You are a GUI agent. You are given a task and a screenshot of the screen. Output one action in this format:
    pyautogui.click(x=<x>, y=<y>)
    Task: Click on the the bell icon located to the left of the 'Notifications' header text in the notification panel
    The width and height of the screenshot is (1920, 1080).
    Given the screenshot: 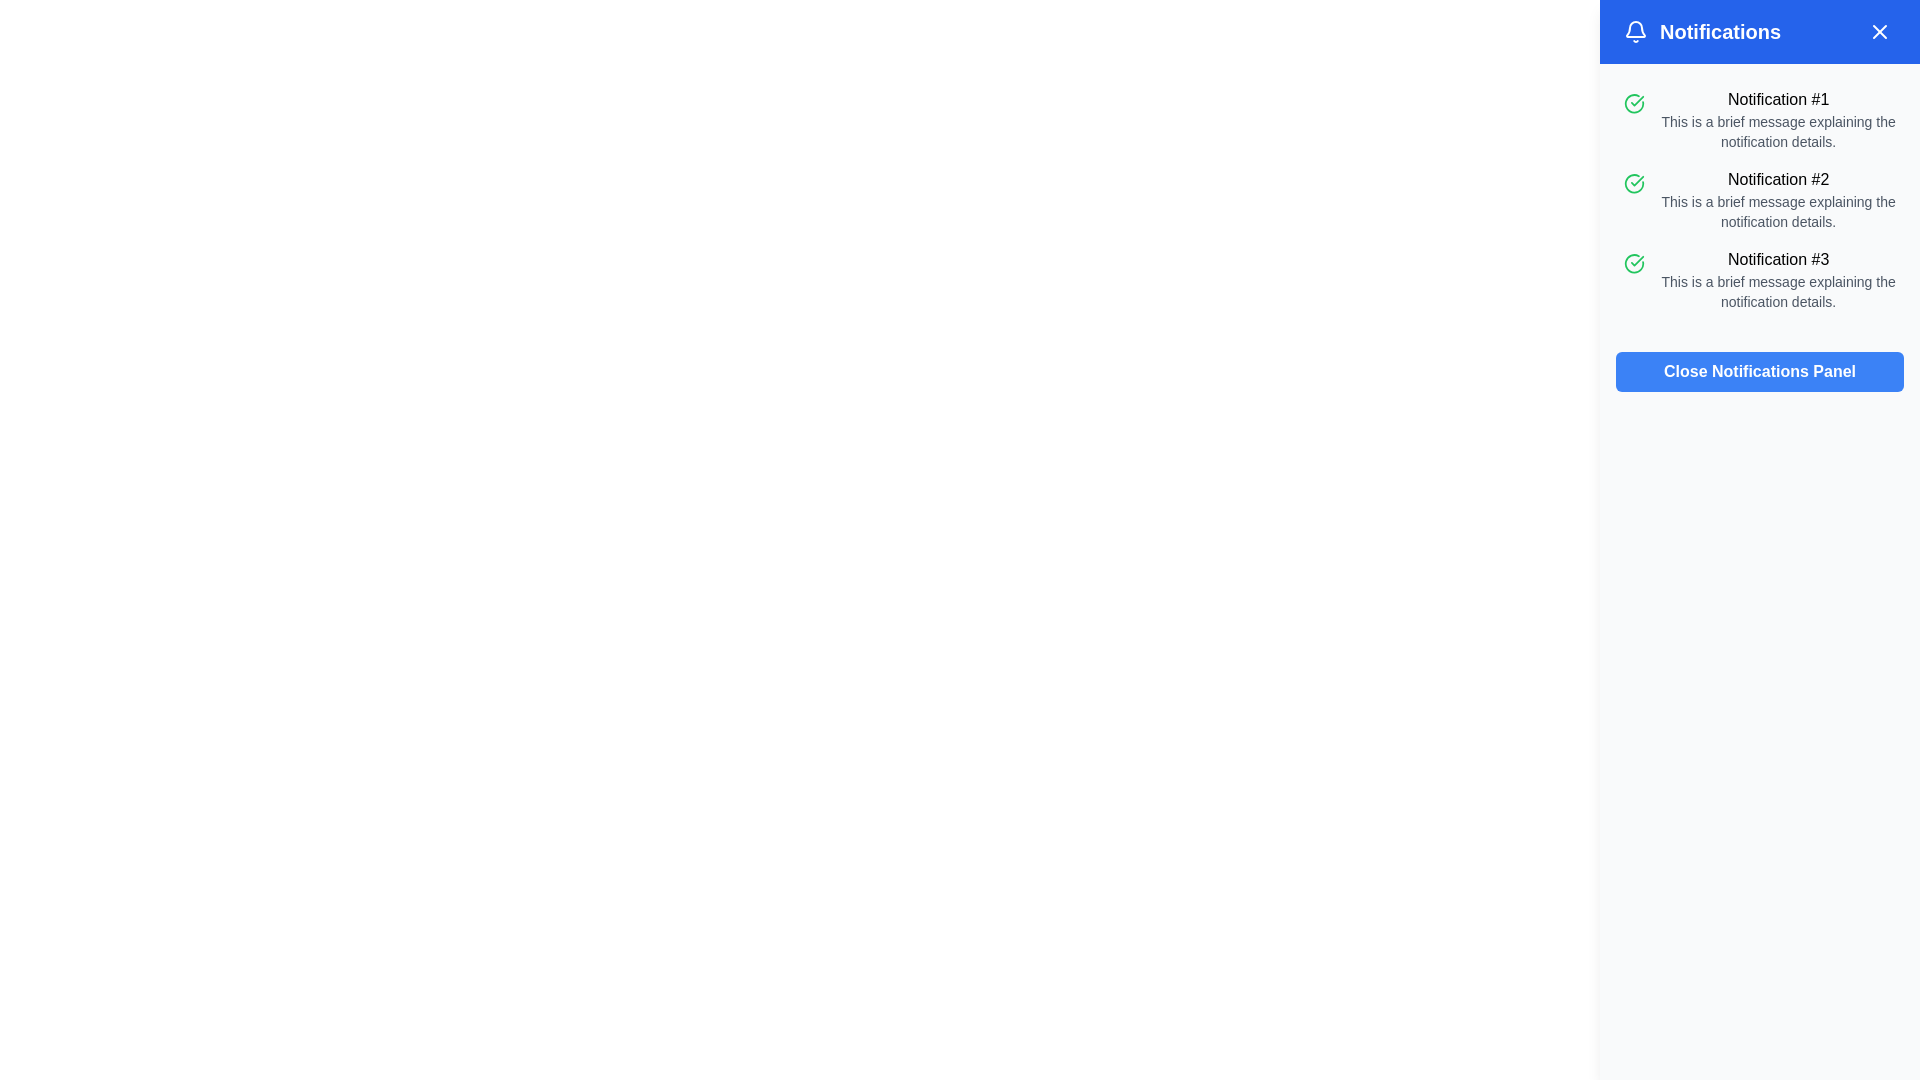 What is the action you would take?
    pyautogui.click(x=1636, y=31)
    